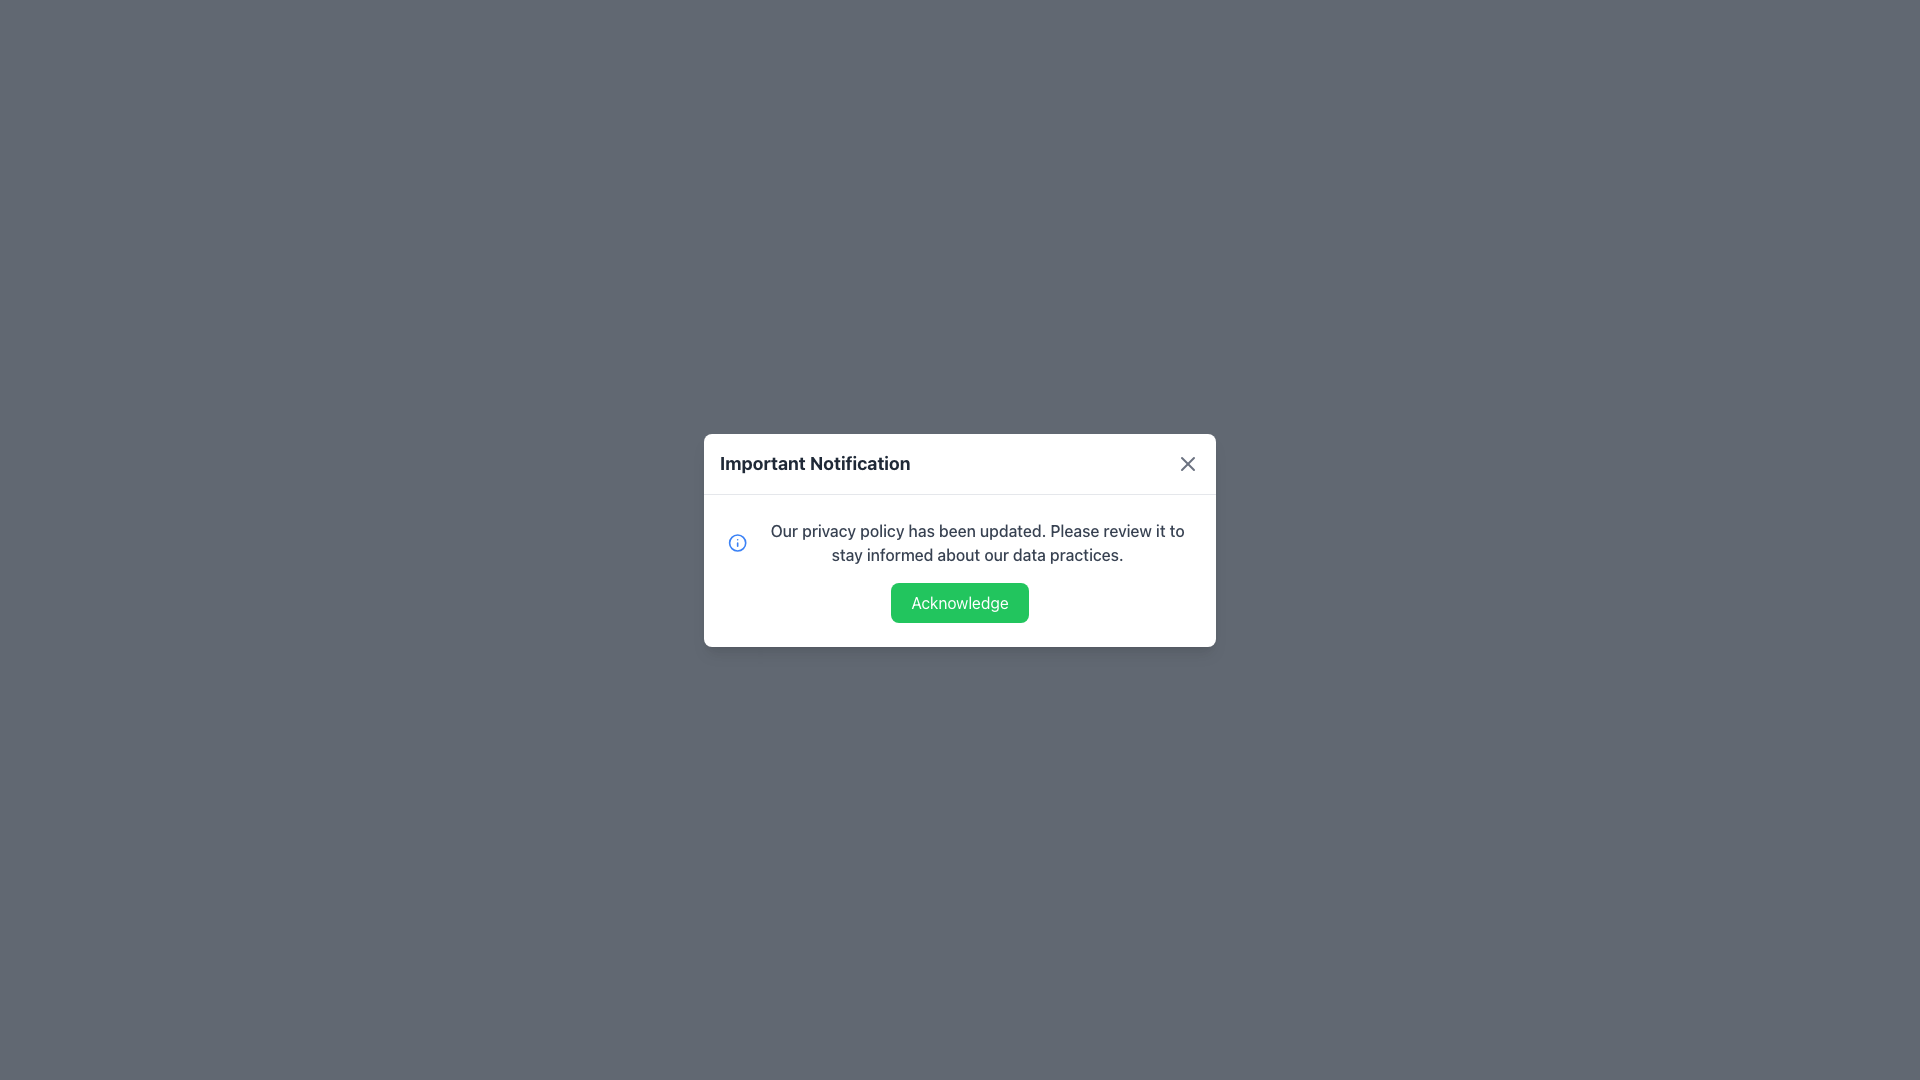  Describe the element at coordinates (960, 600) in the screenshot. I see `the confirmation button located at the bottom of the centered notification modal to acknowledge the notification regarding the policy update` at that location.